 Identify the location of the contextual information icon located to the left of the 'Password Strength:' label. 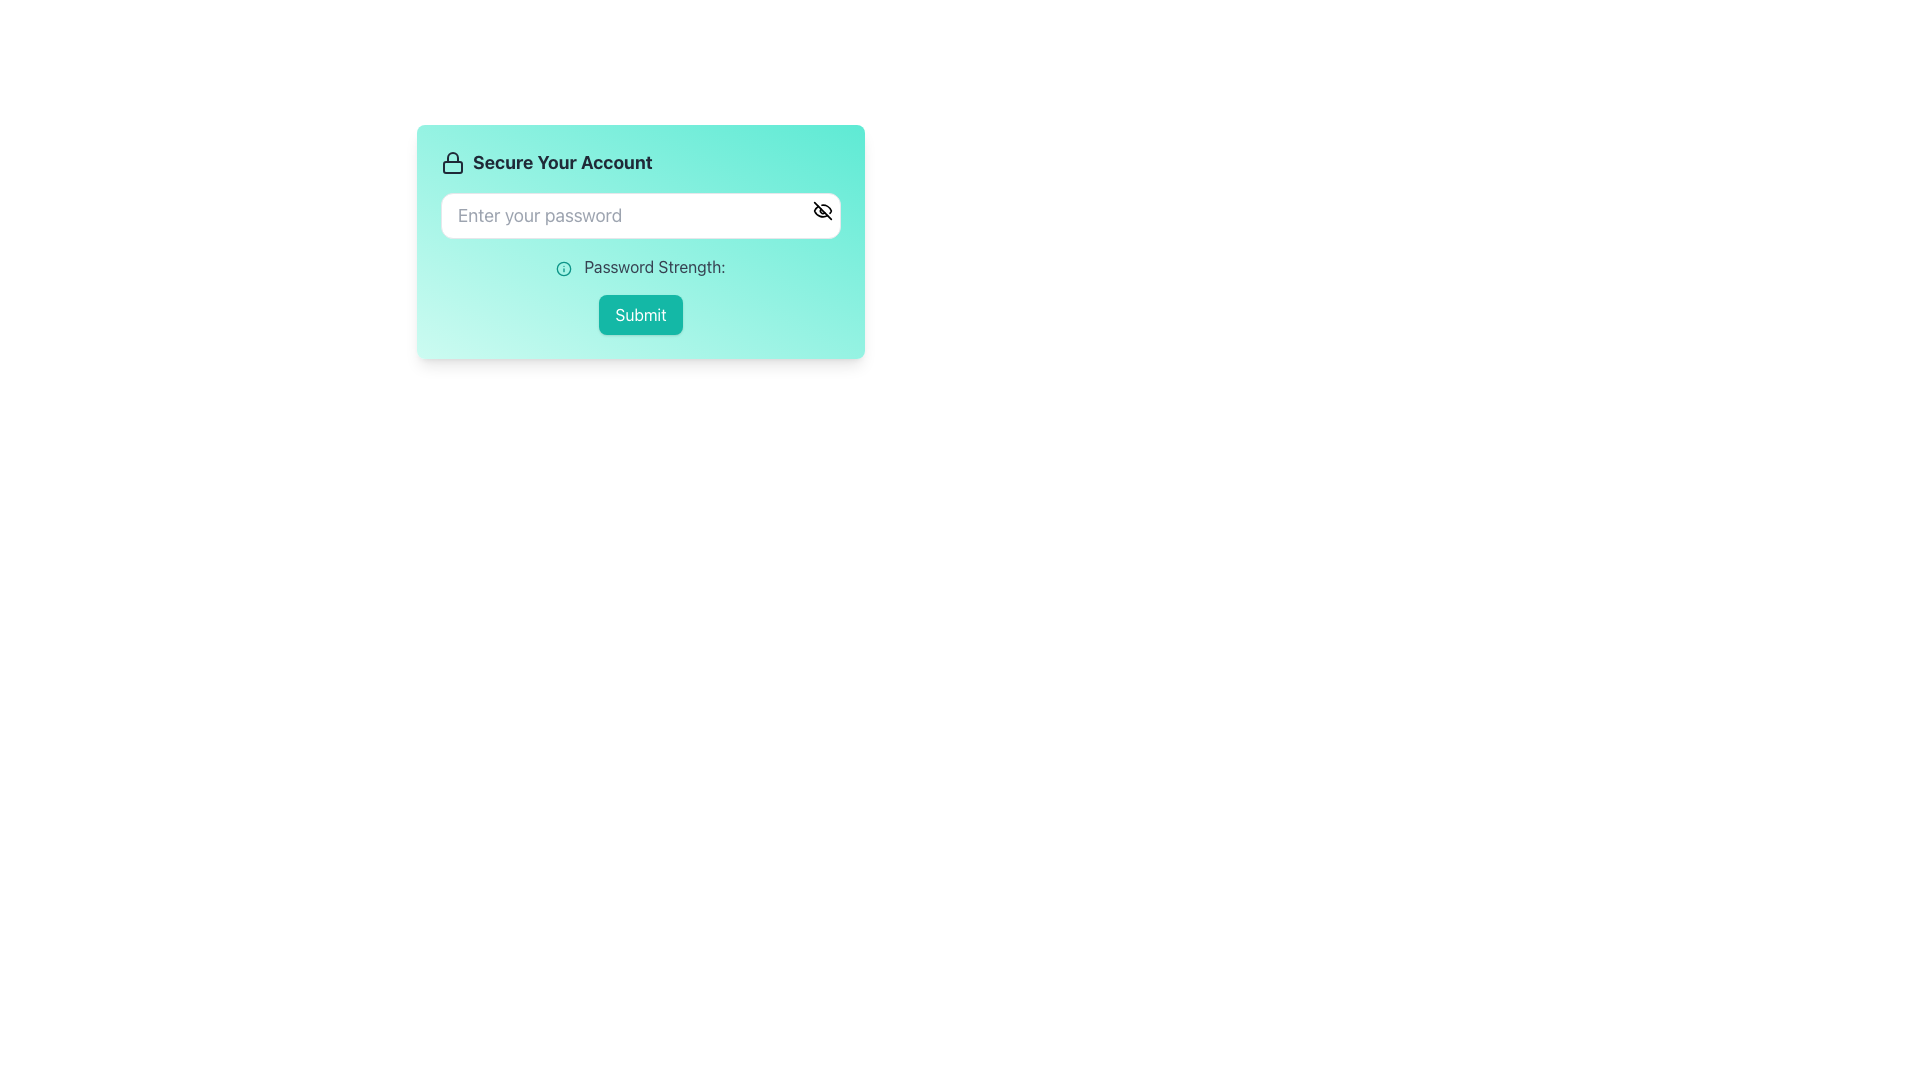
(563, 267).